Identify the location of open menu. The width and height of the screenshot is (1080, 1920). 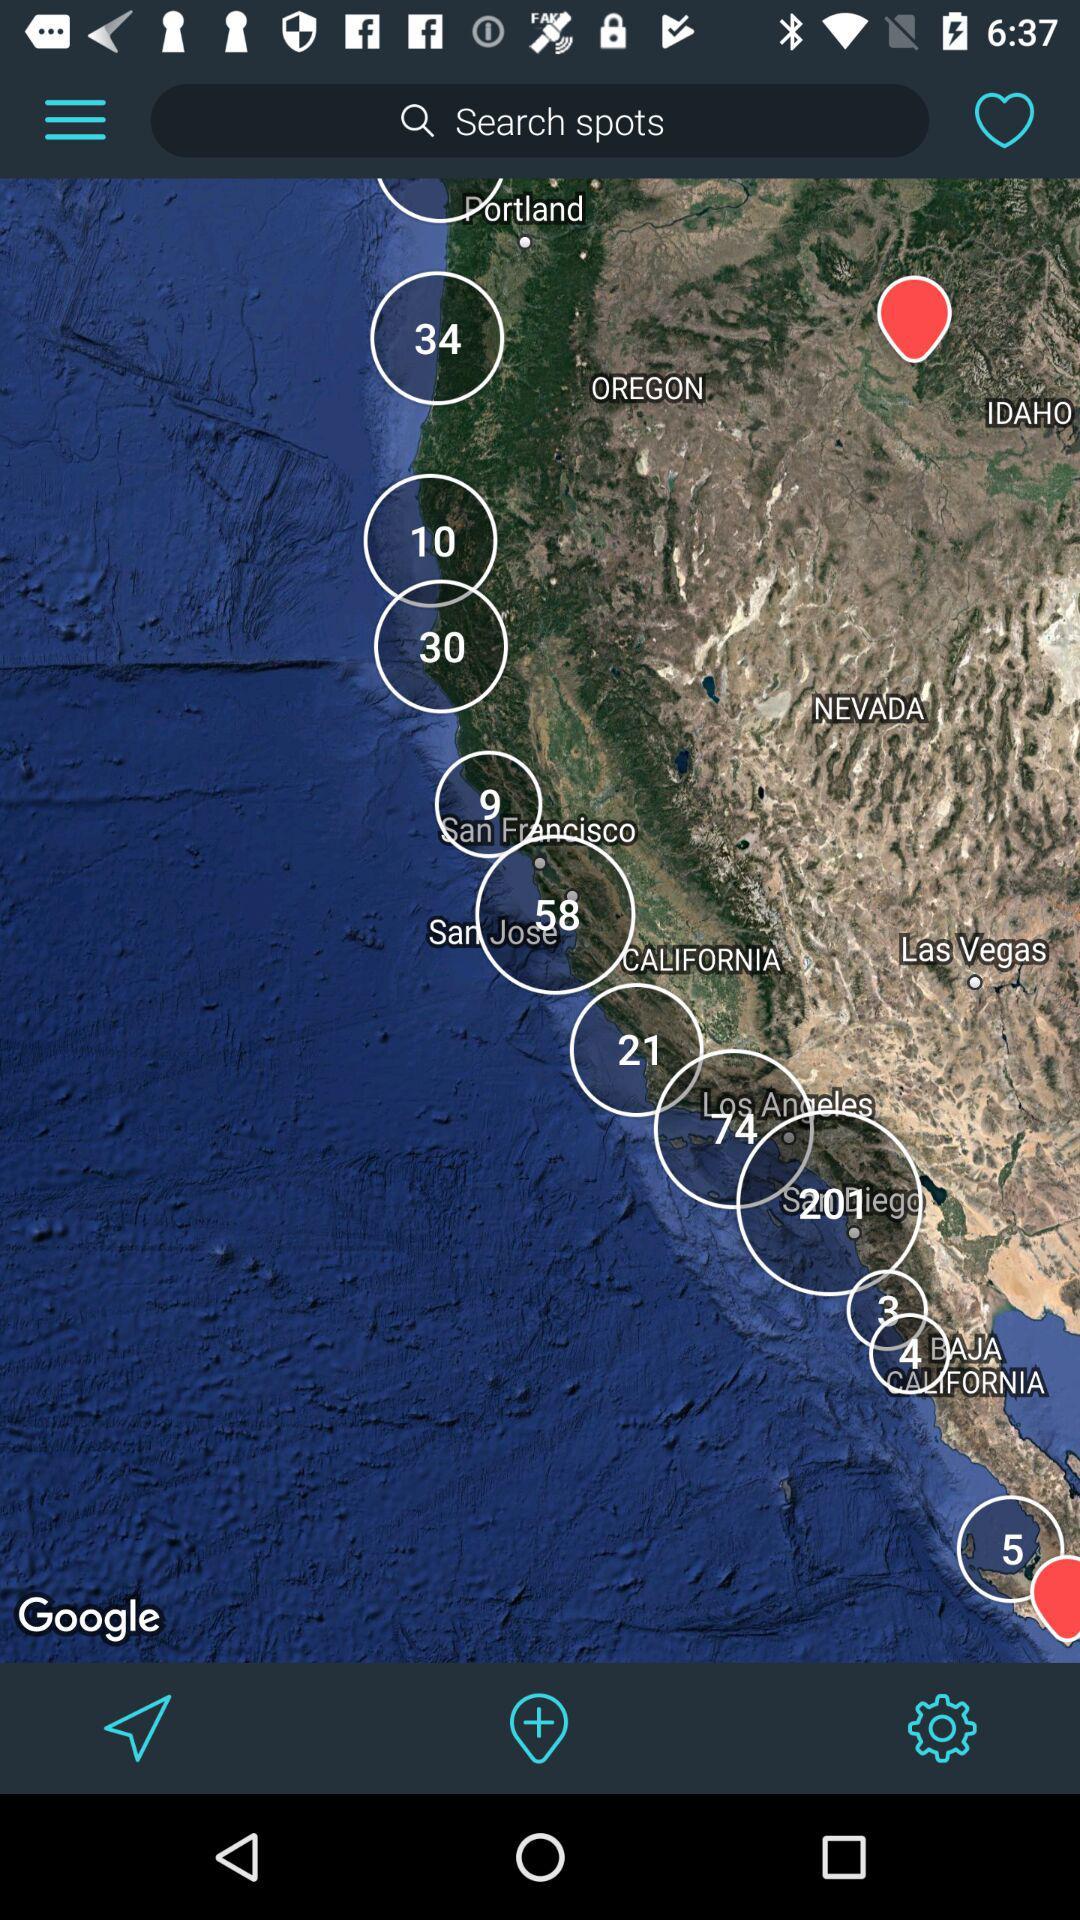
(74, 119).